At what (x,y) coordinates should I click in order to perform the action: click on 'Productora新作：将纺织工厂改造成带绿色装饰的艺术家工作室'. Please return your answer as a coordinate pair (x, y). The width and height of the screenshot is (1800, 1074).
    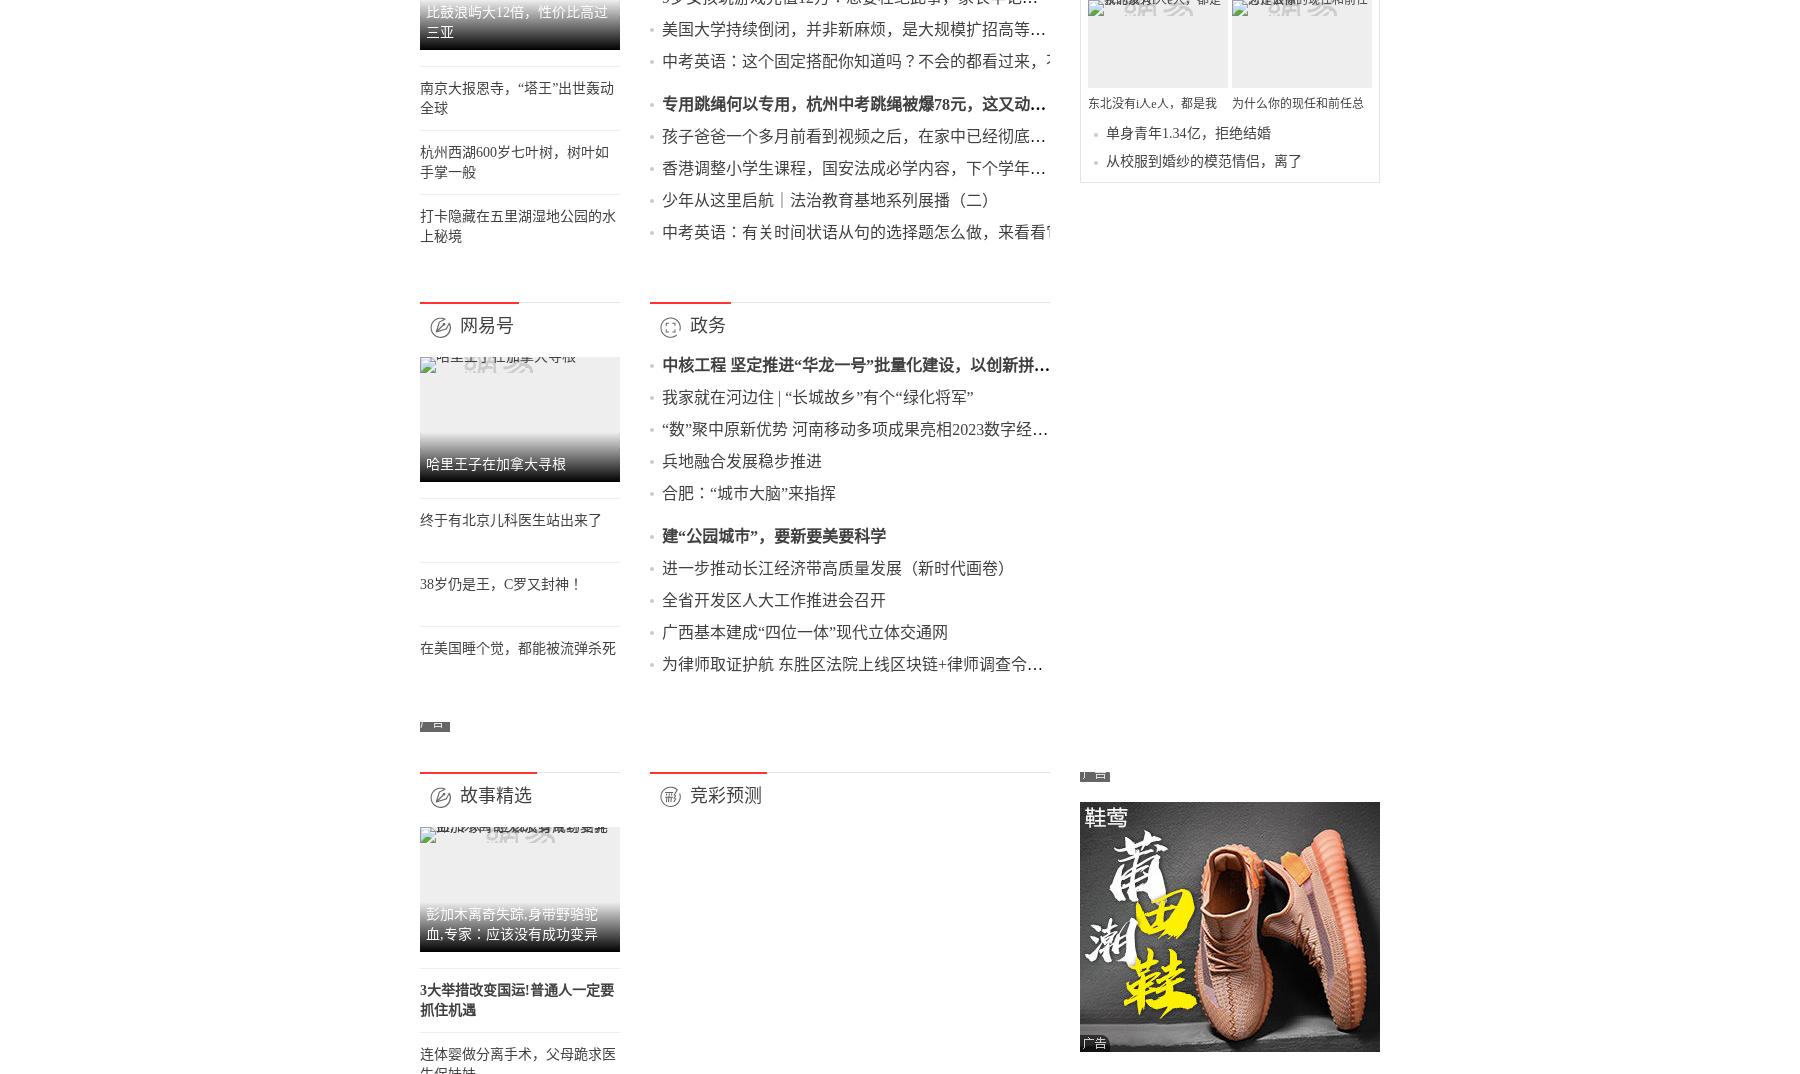
    Looking at the image, I should click on (1416, 22).